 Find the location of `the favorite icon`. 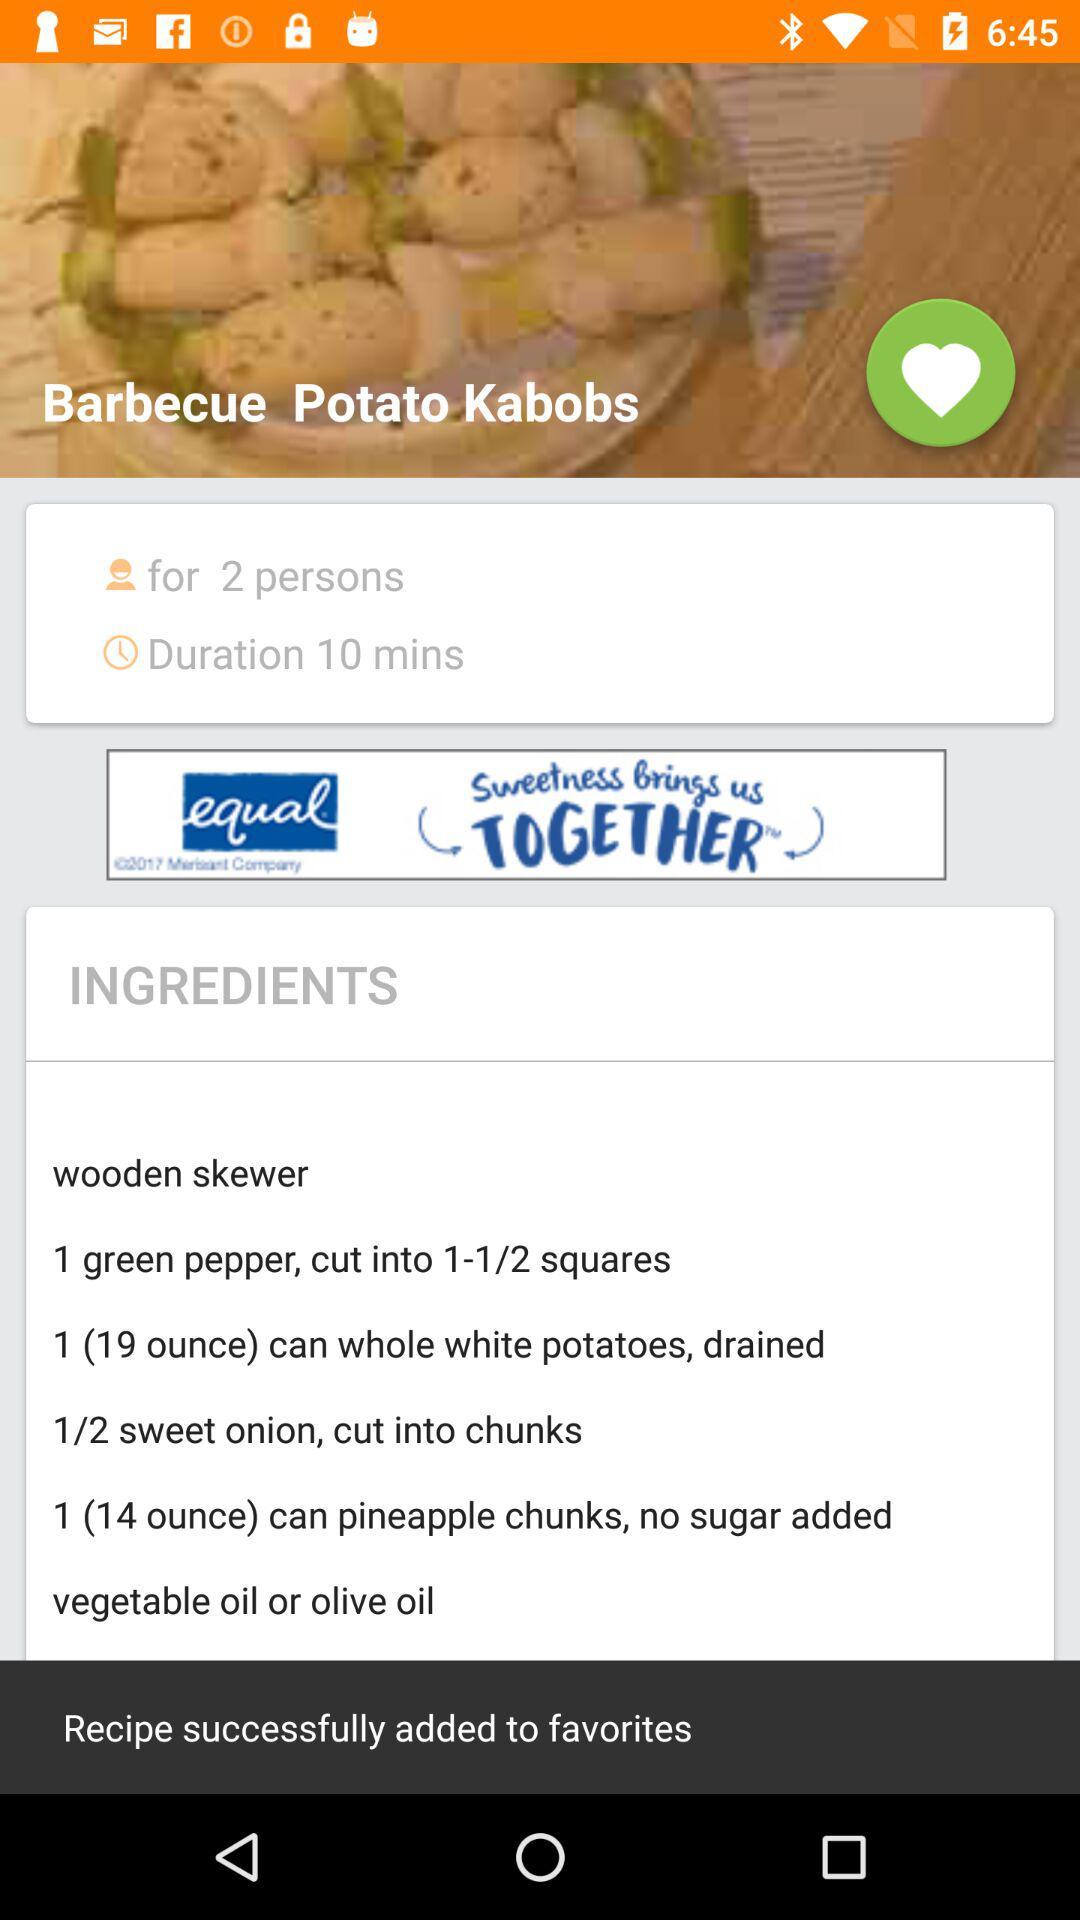

the favorite icon is located at coordinates (940, 380).